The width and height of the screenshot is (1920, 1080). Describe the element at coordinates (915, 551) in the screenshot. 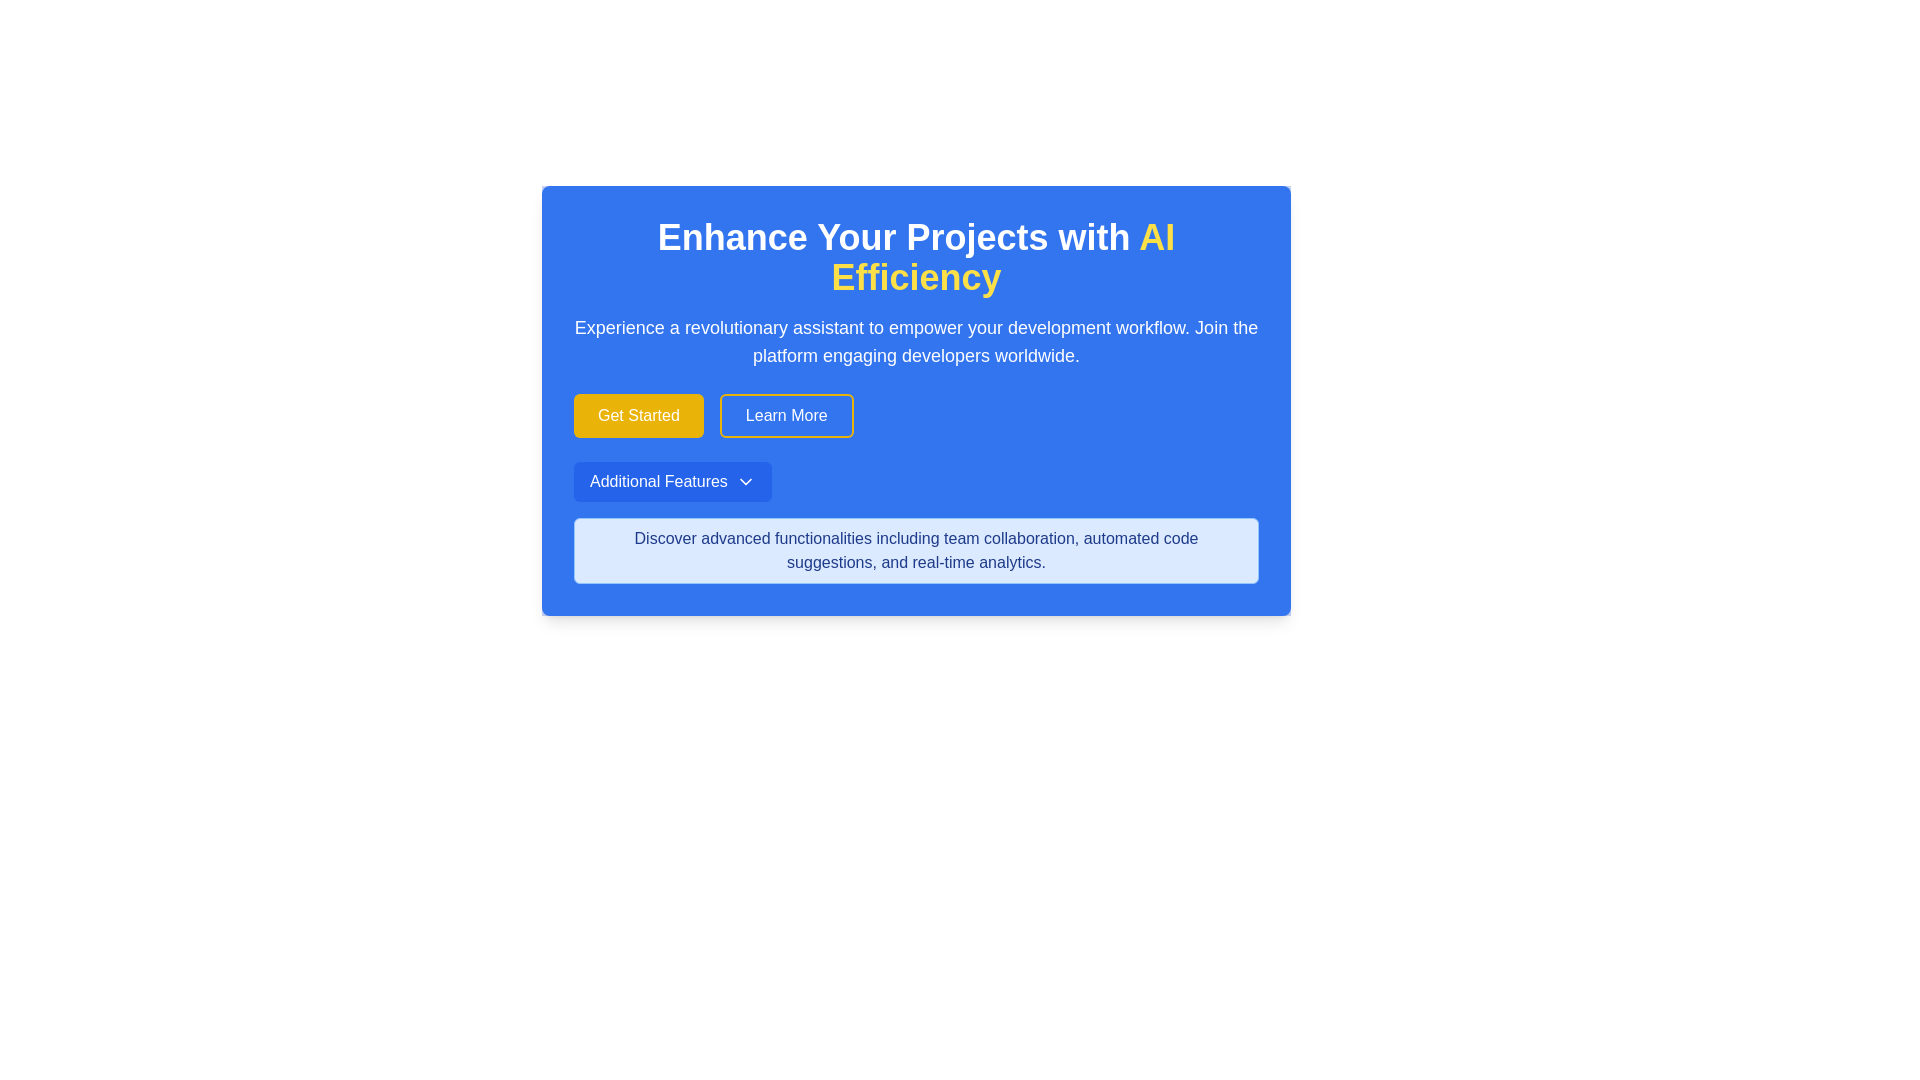

I see `the Text block with a light blue background and dark blue text, positioned below the 'Additional Features' button` at that location.